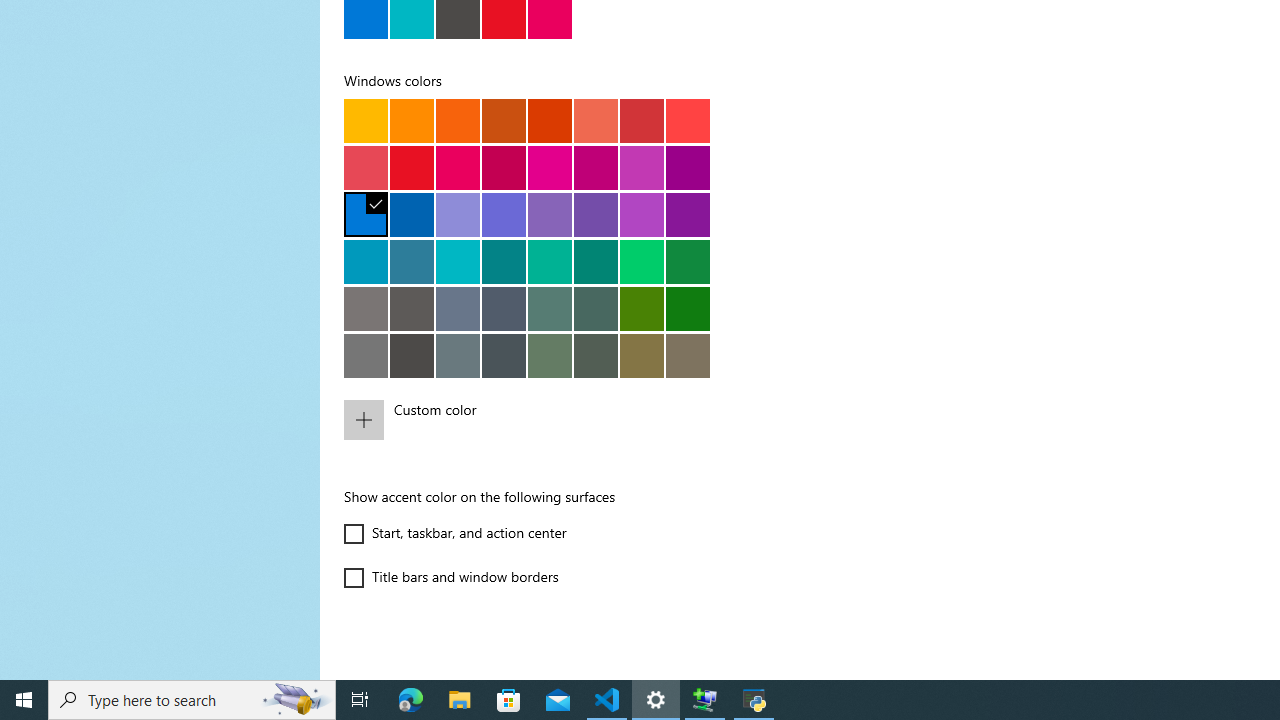  Describe the element at coordinates (688, 120) in the screenshot. I see `'Mod red'` at that location.